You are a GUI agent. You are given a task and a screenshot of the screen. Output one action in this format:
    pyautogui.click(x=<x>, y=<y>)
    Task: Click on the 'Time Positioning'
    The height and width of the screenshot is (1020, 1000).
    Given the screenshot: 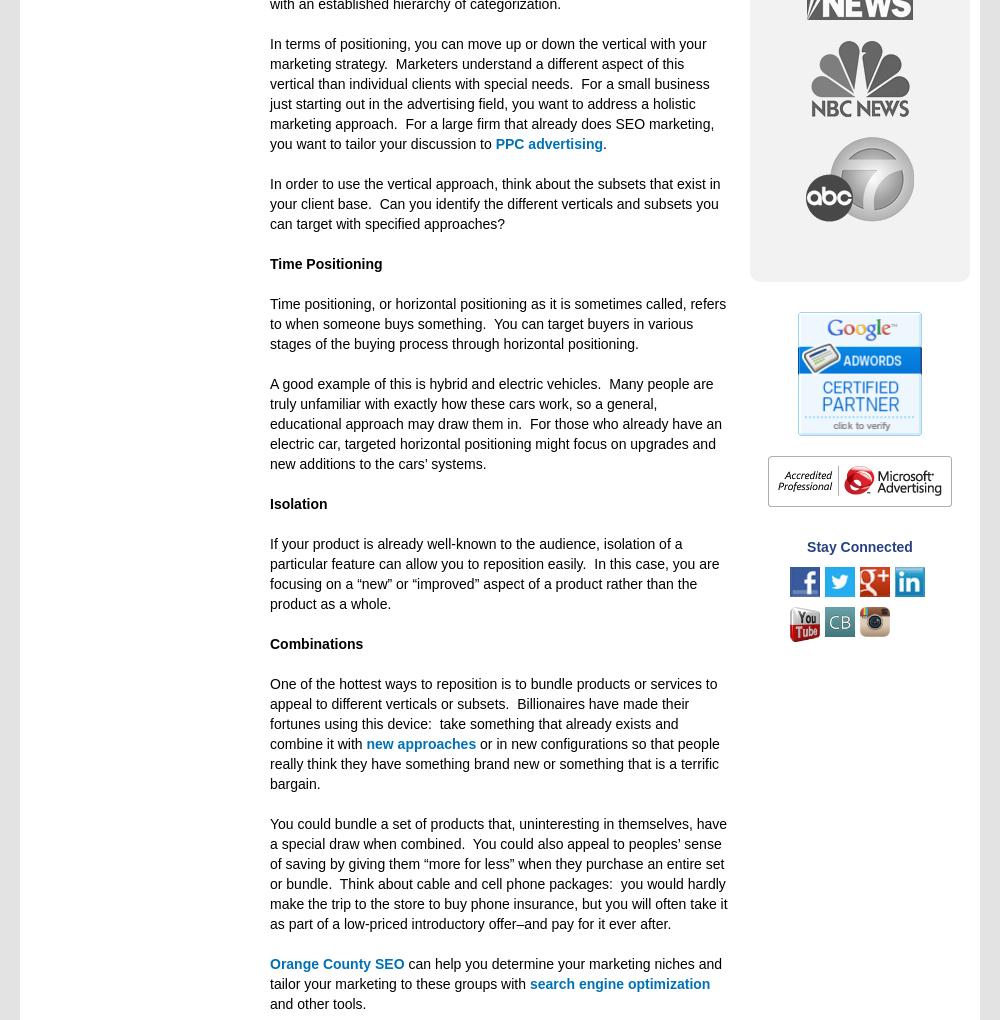 What is the action you would take?
    pyautogui.click(x=325, y=262)
    